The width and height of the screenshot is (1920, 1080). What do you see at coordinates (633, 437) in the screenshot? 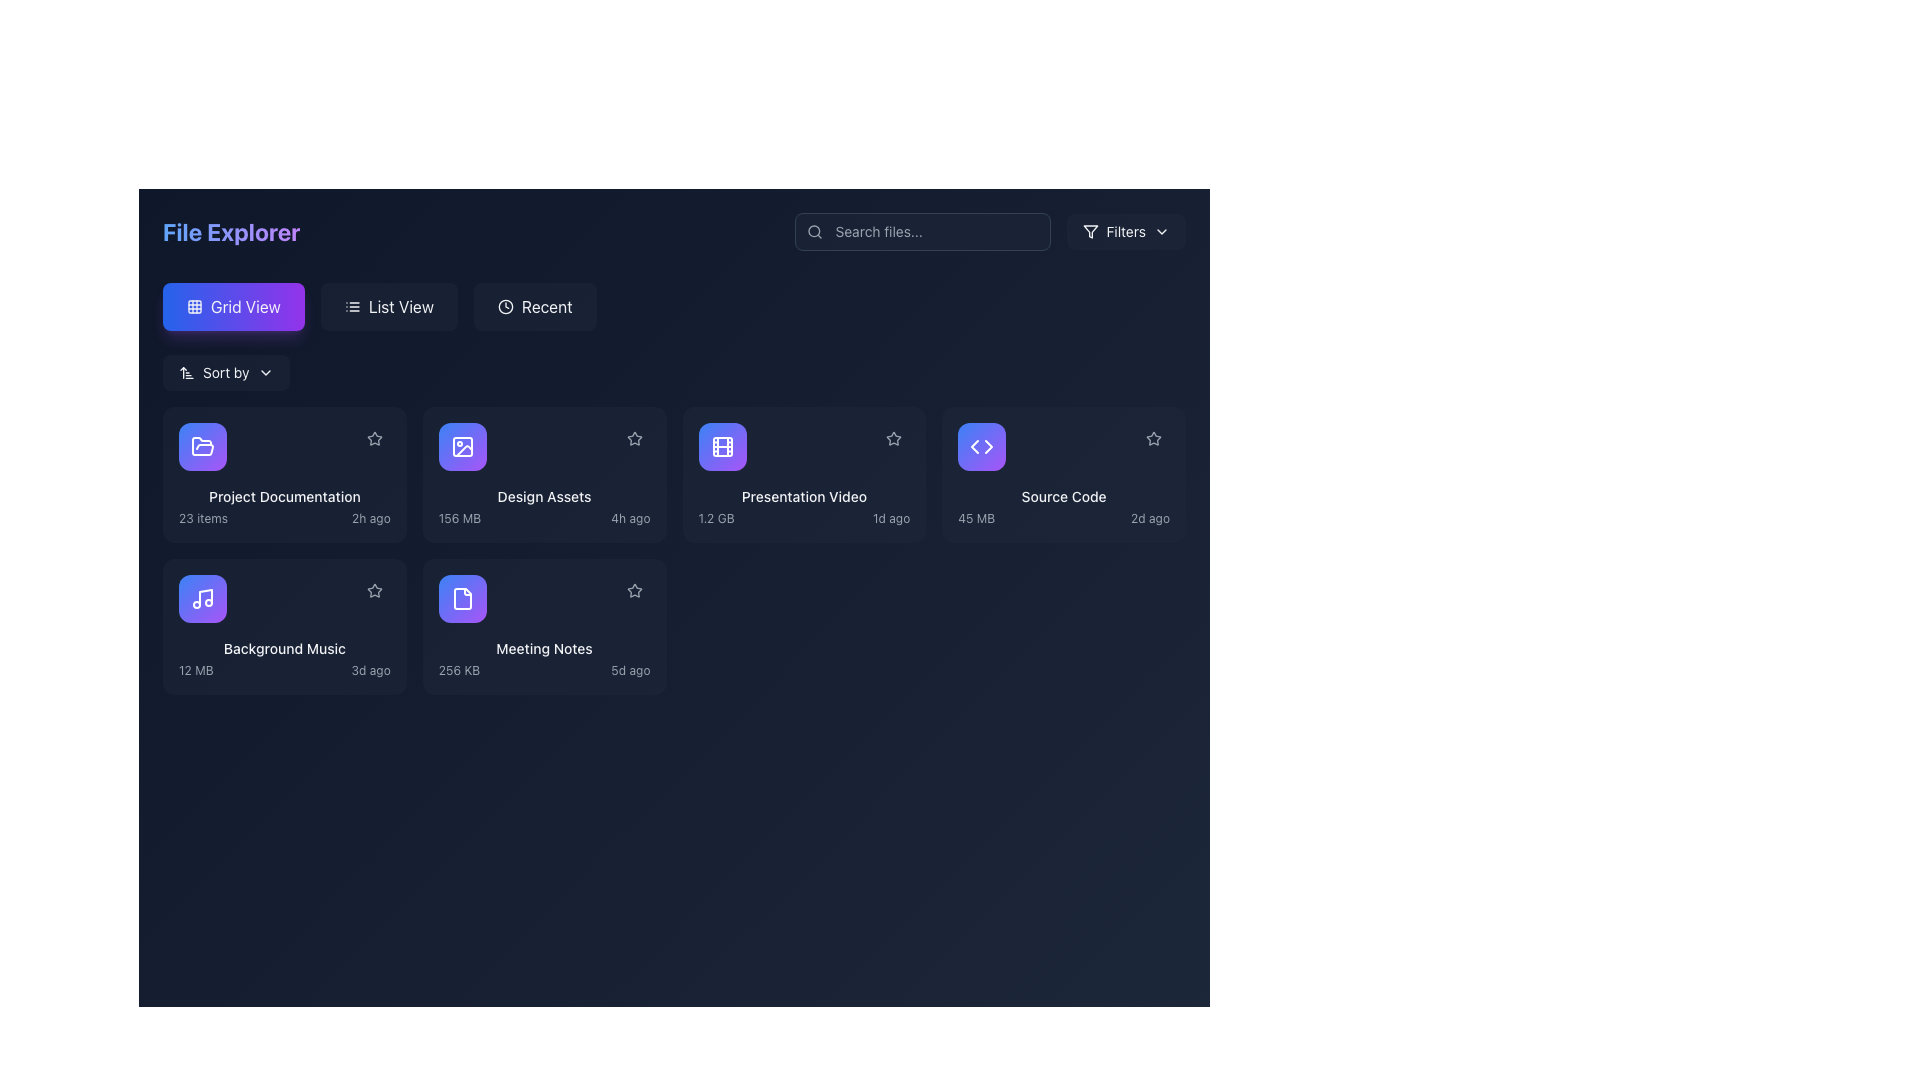
I see `the star icon button` at bounding box center [633, 437].